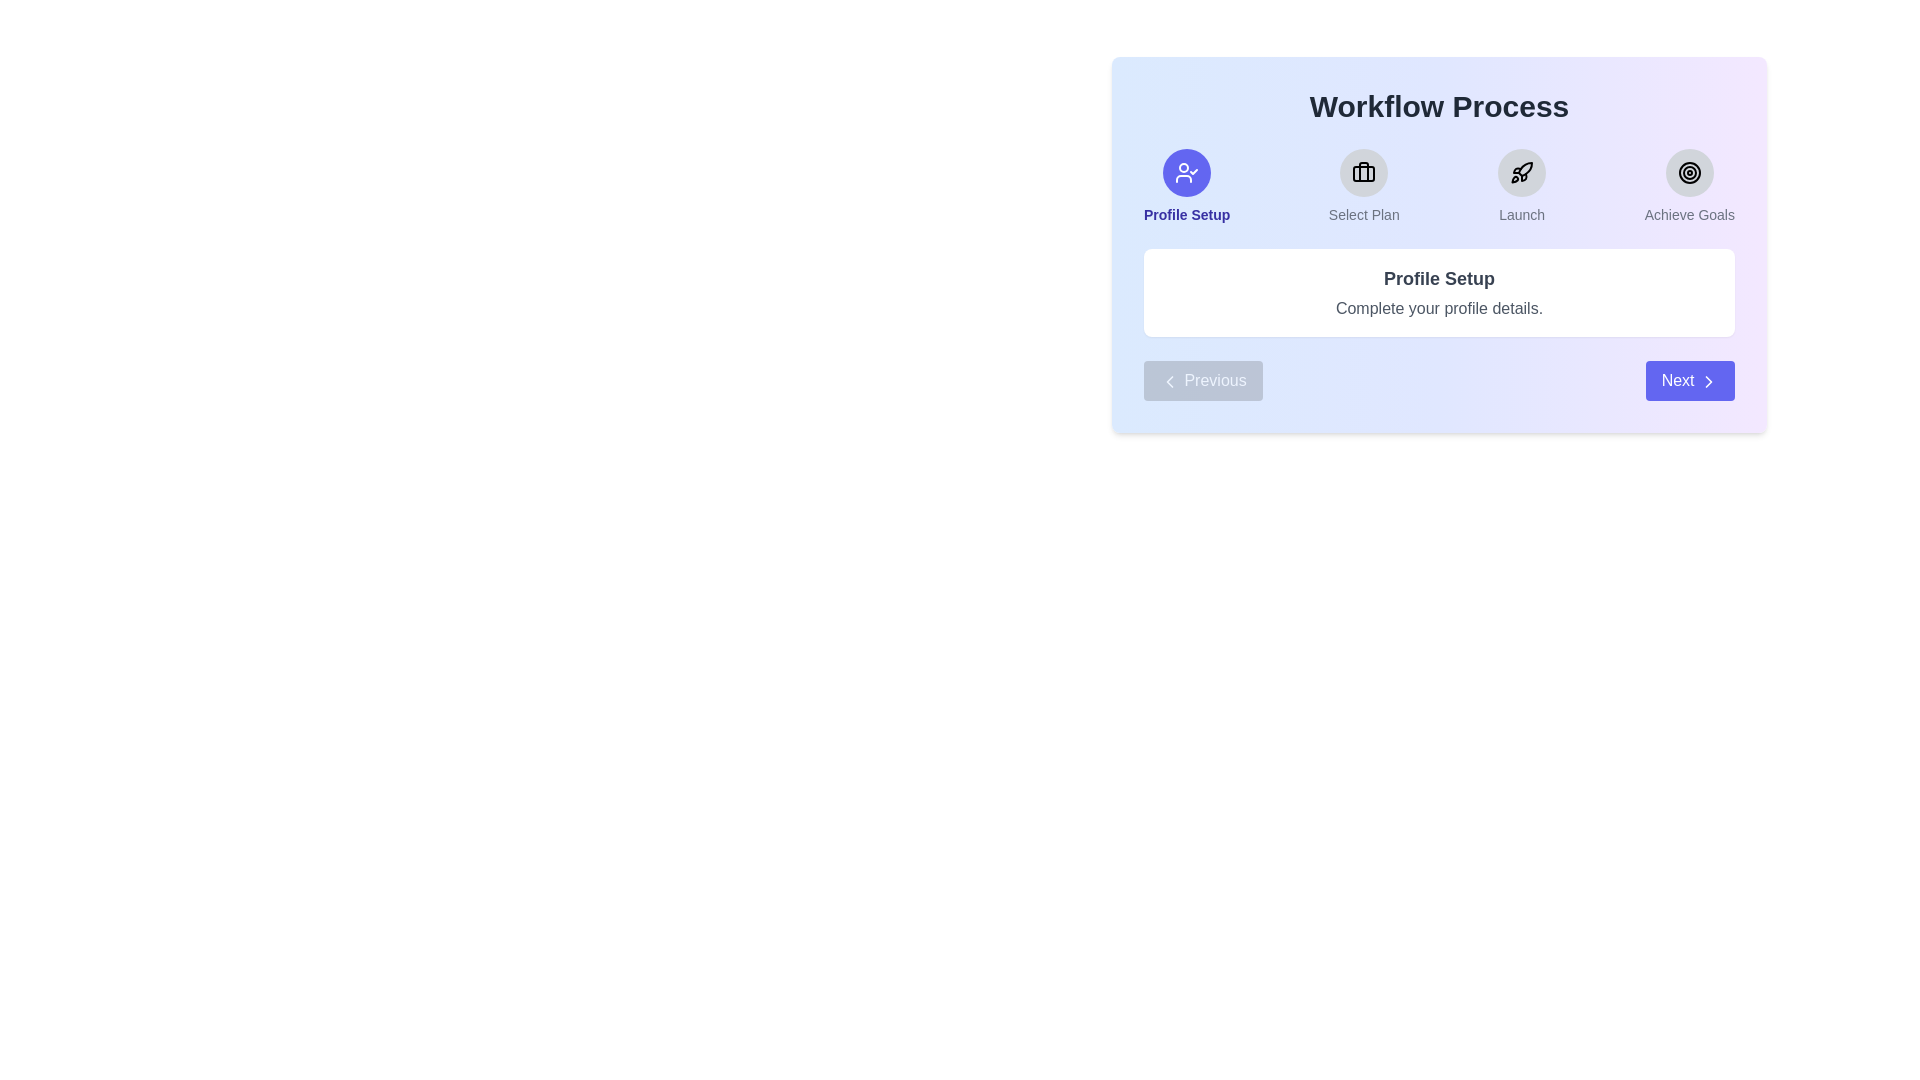 The width and height of the screenshot is (1920, 1080). What do you see at coordinates (1187, 172) in the screenshot?
I see `the Profile Setup step icon to view its details` at bounding box center [1187, 172].